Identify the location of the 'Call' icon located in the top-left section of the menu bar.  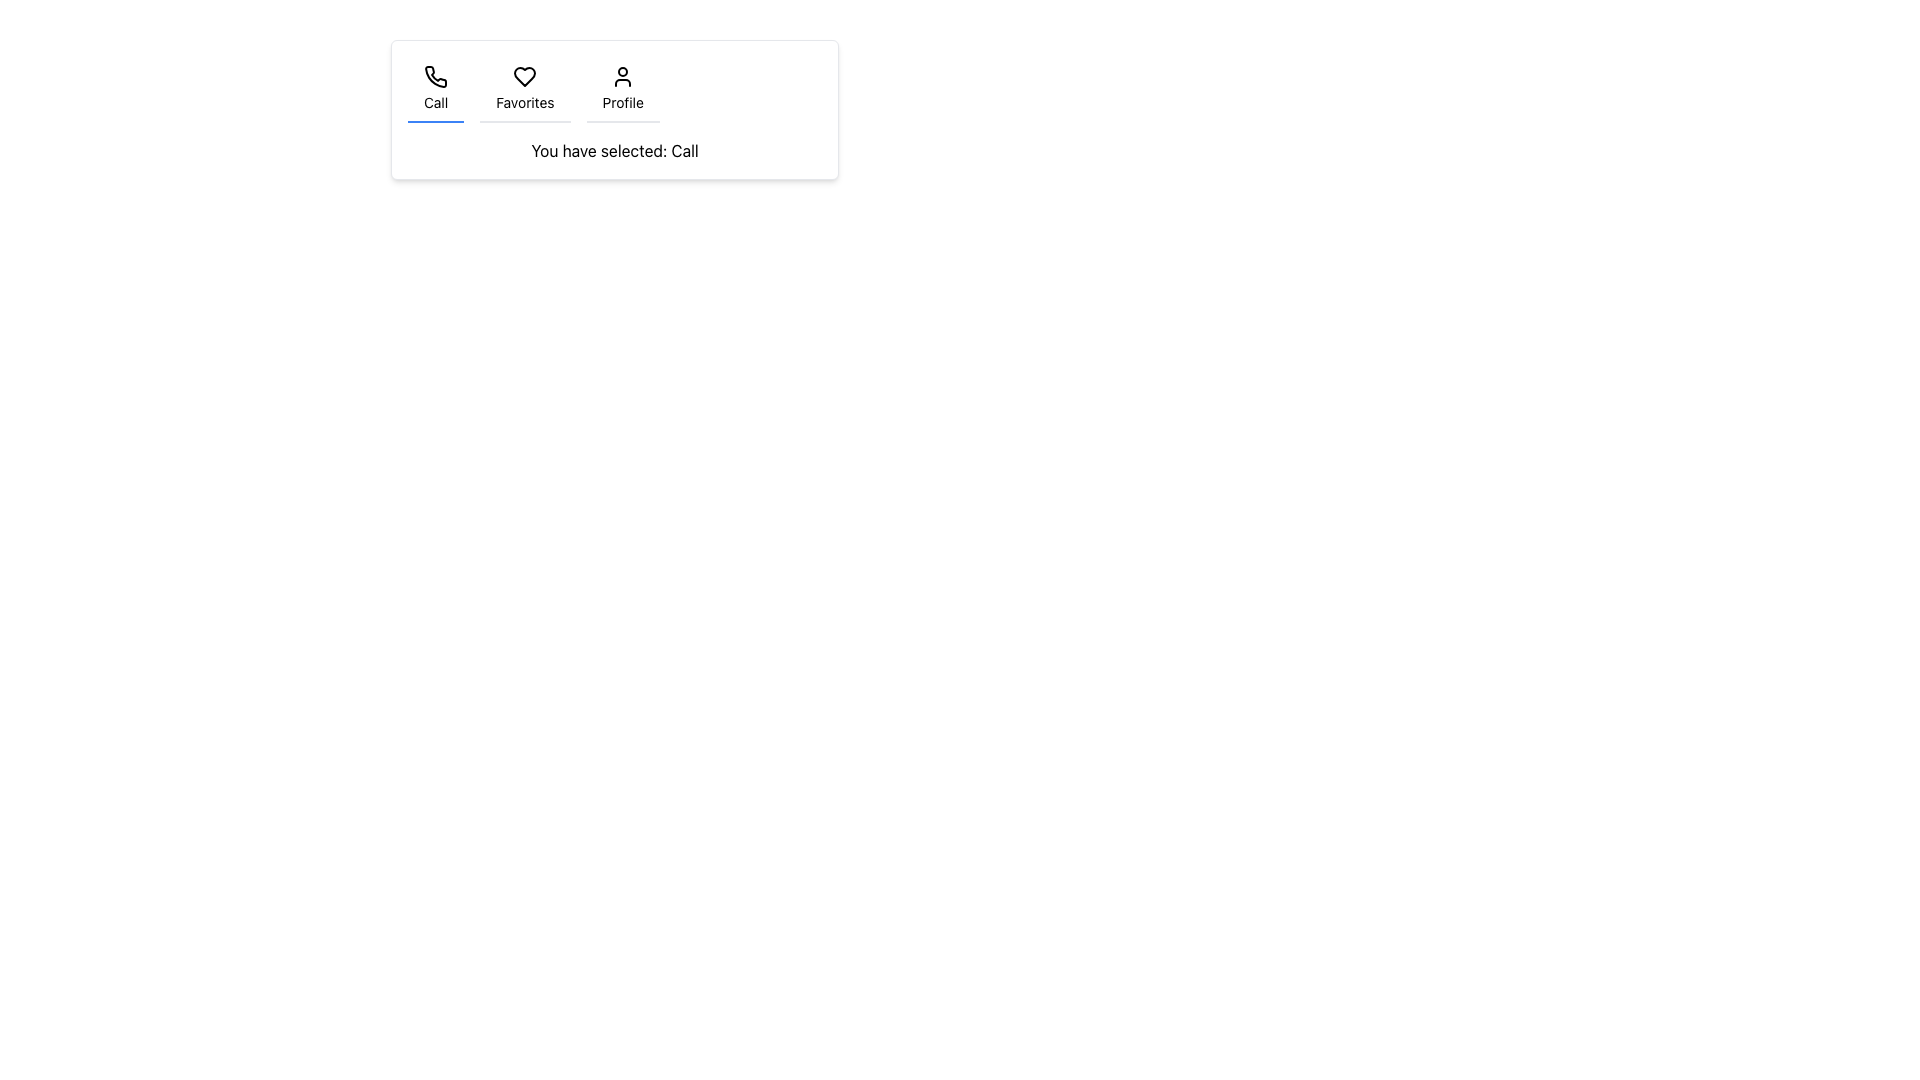
(435, 76).